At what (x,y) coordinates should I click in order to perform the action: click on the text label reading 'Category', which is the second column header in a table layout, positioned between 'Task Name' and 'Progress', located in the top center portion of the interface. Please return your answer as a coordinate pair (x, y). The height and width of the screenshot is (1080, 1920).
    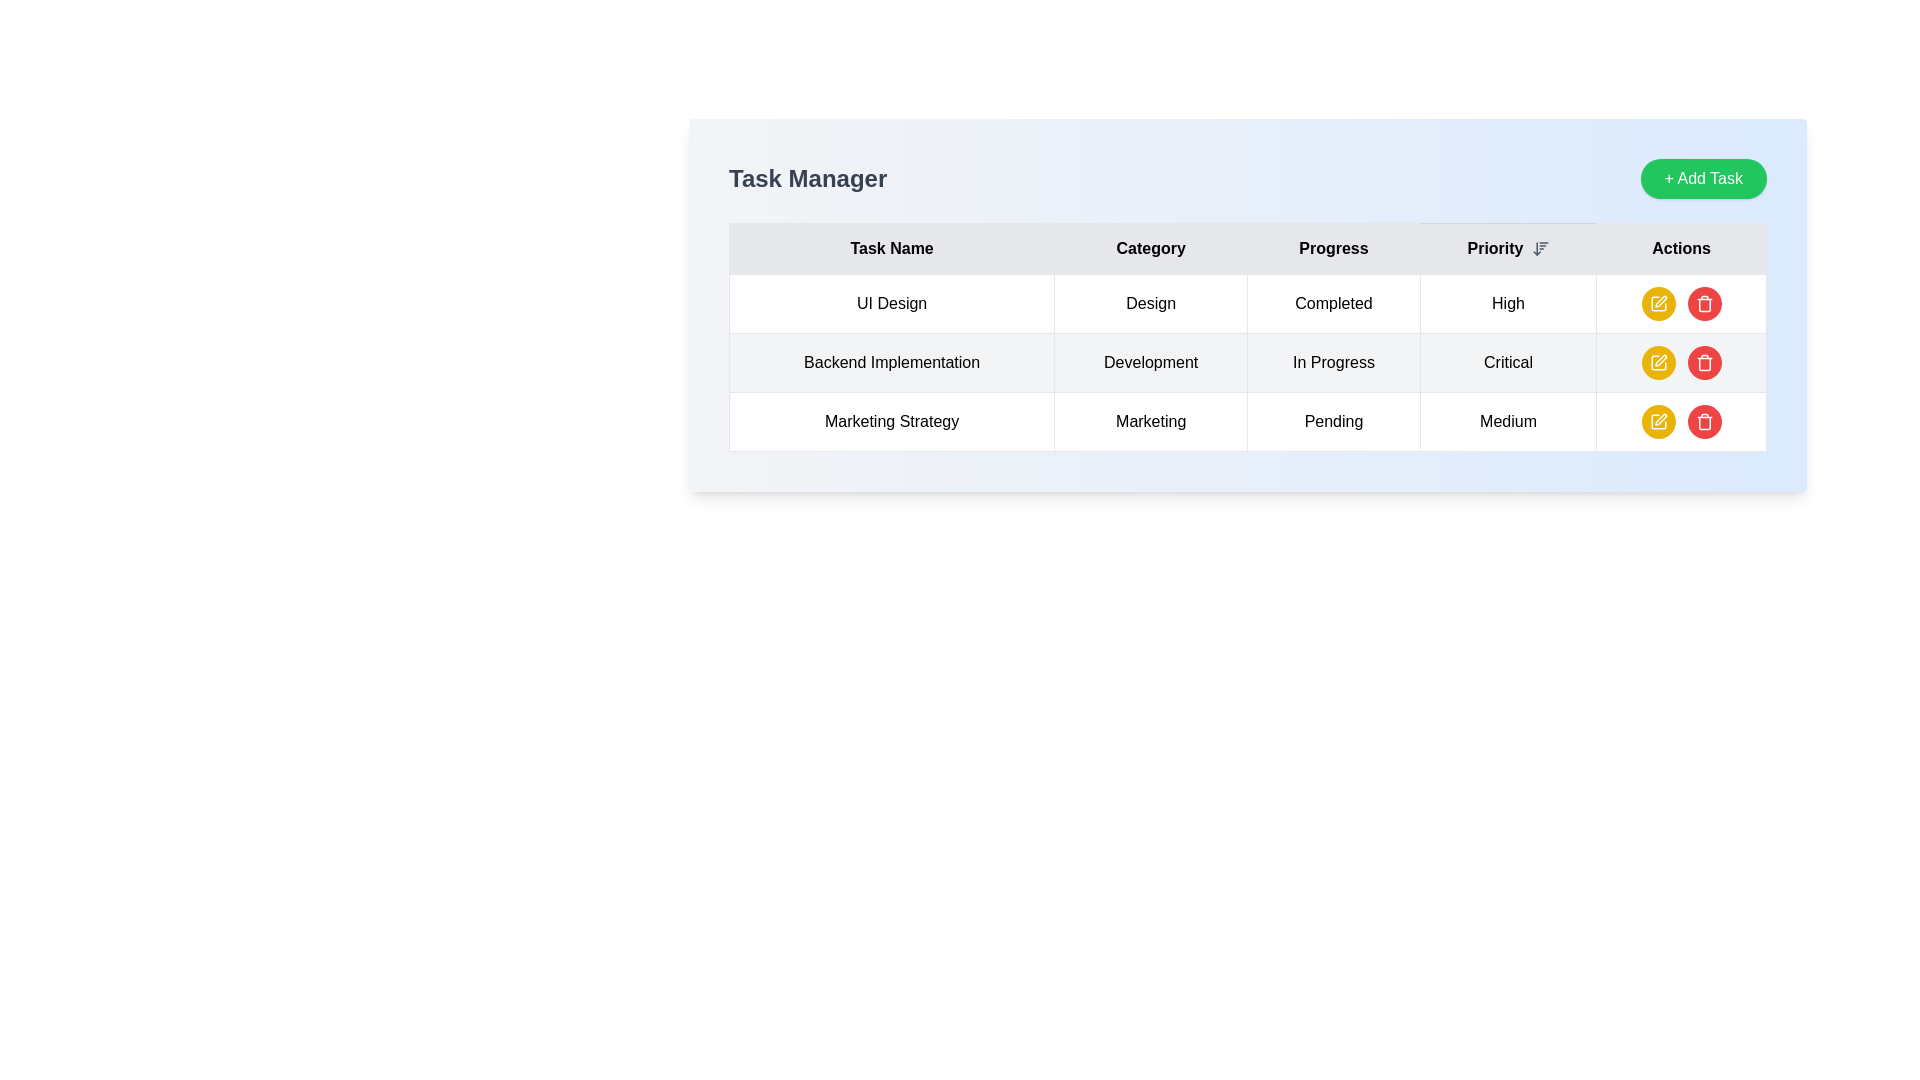
    Looking at the image, I should click on (1151, 248).